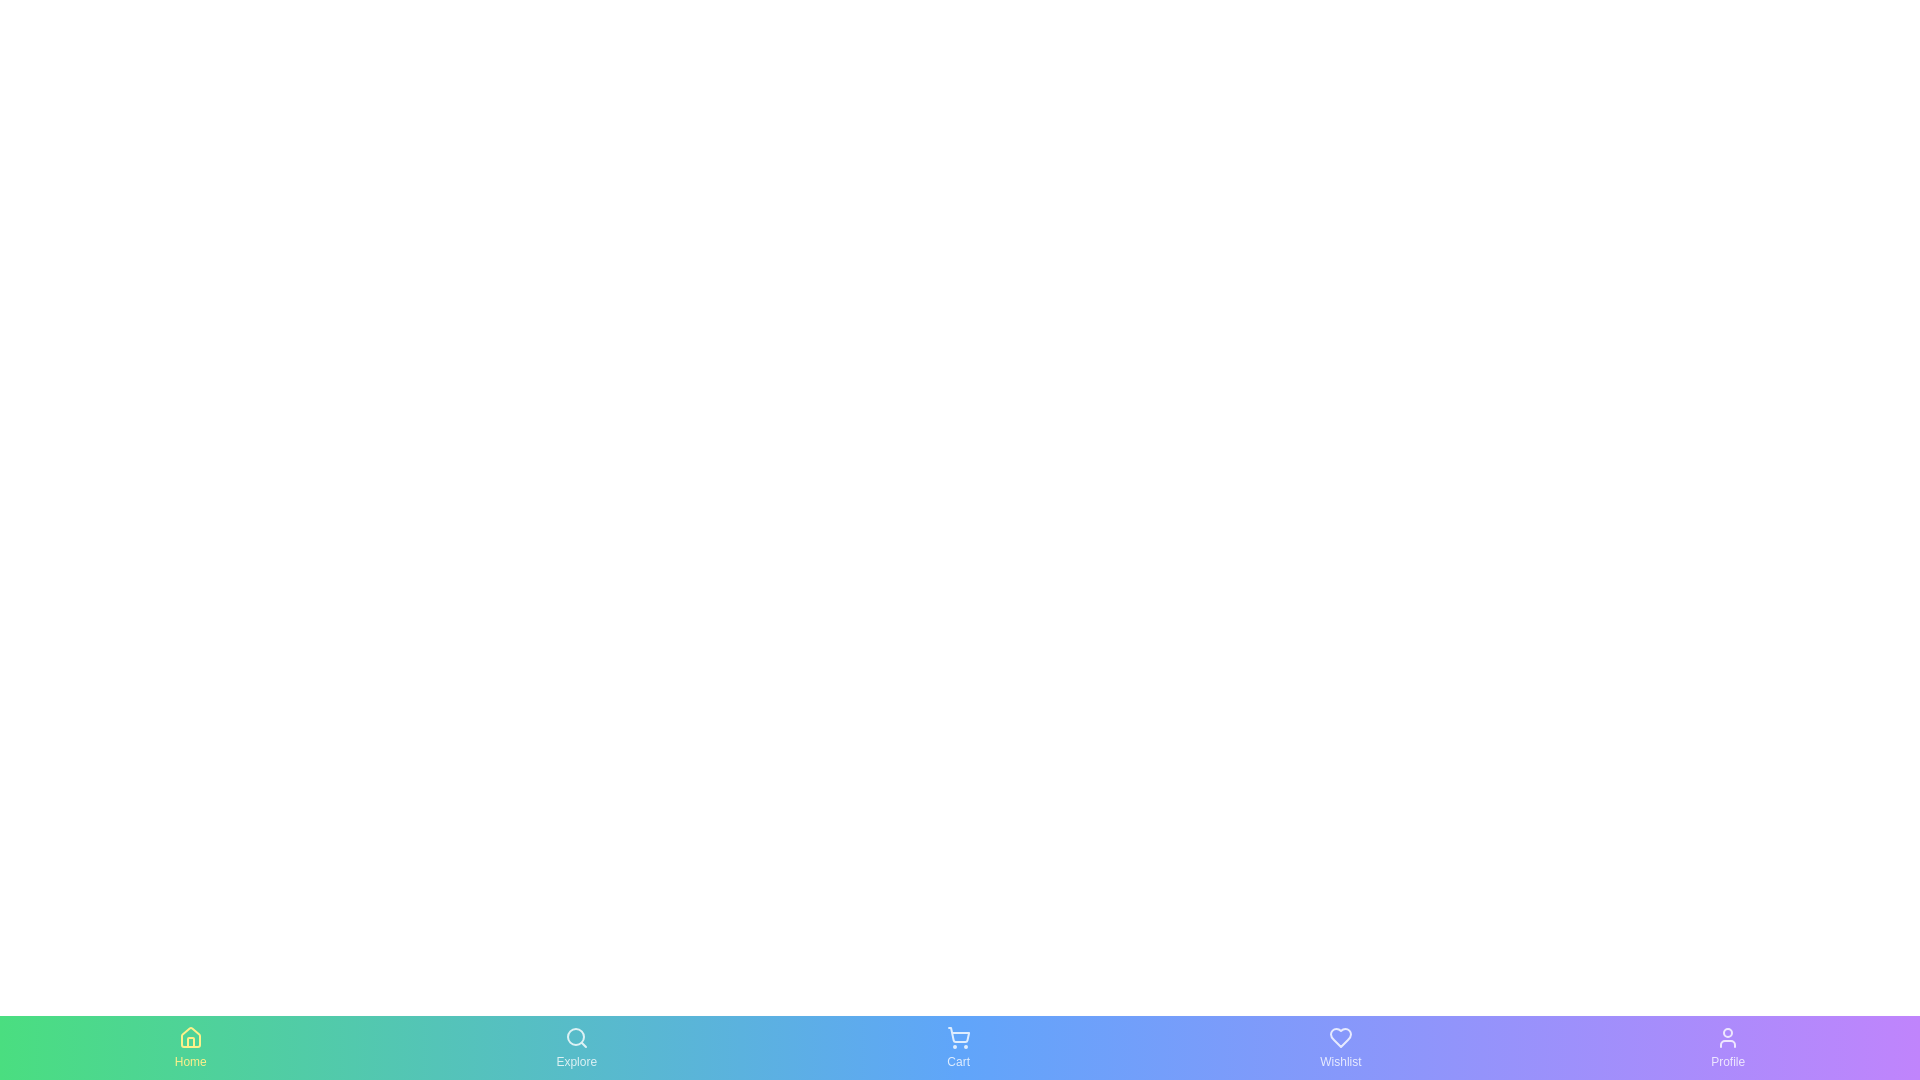  Describe the element at coordinates (1727, 1047) in the screenshot. I see `the Profile navigation icon to trigger navigation` at that location.